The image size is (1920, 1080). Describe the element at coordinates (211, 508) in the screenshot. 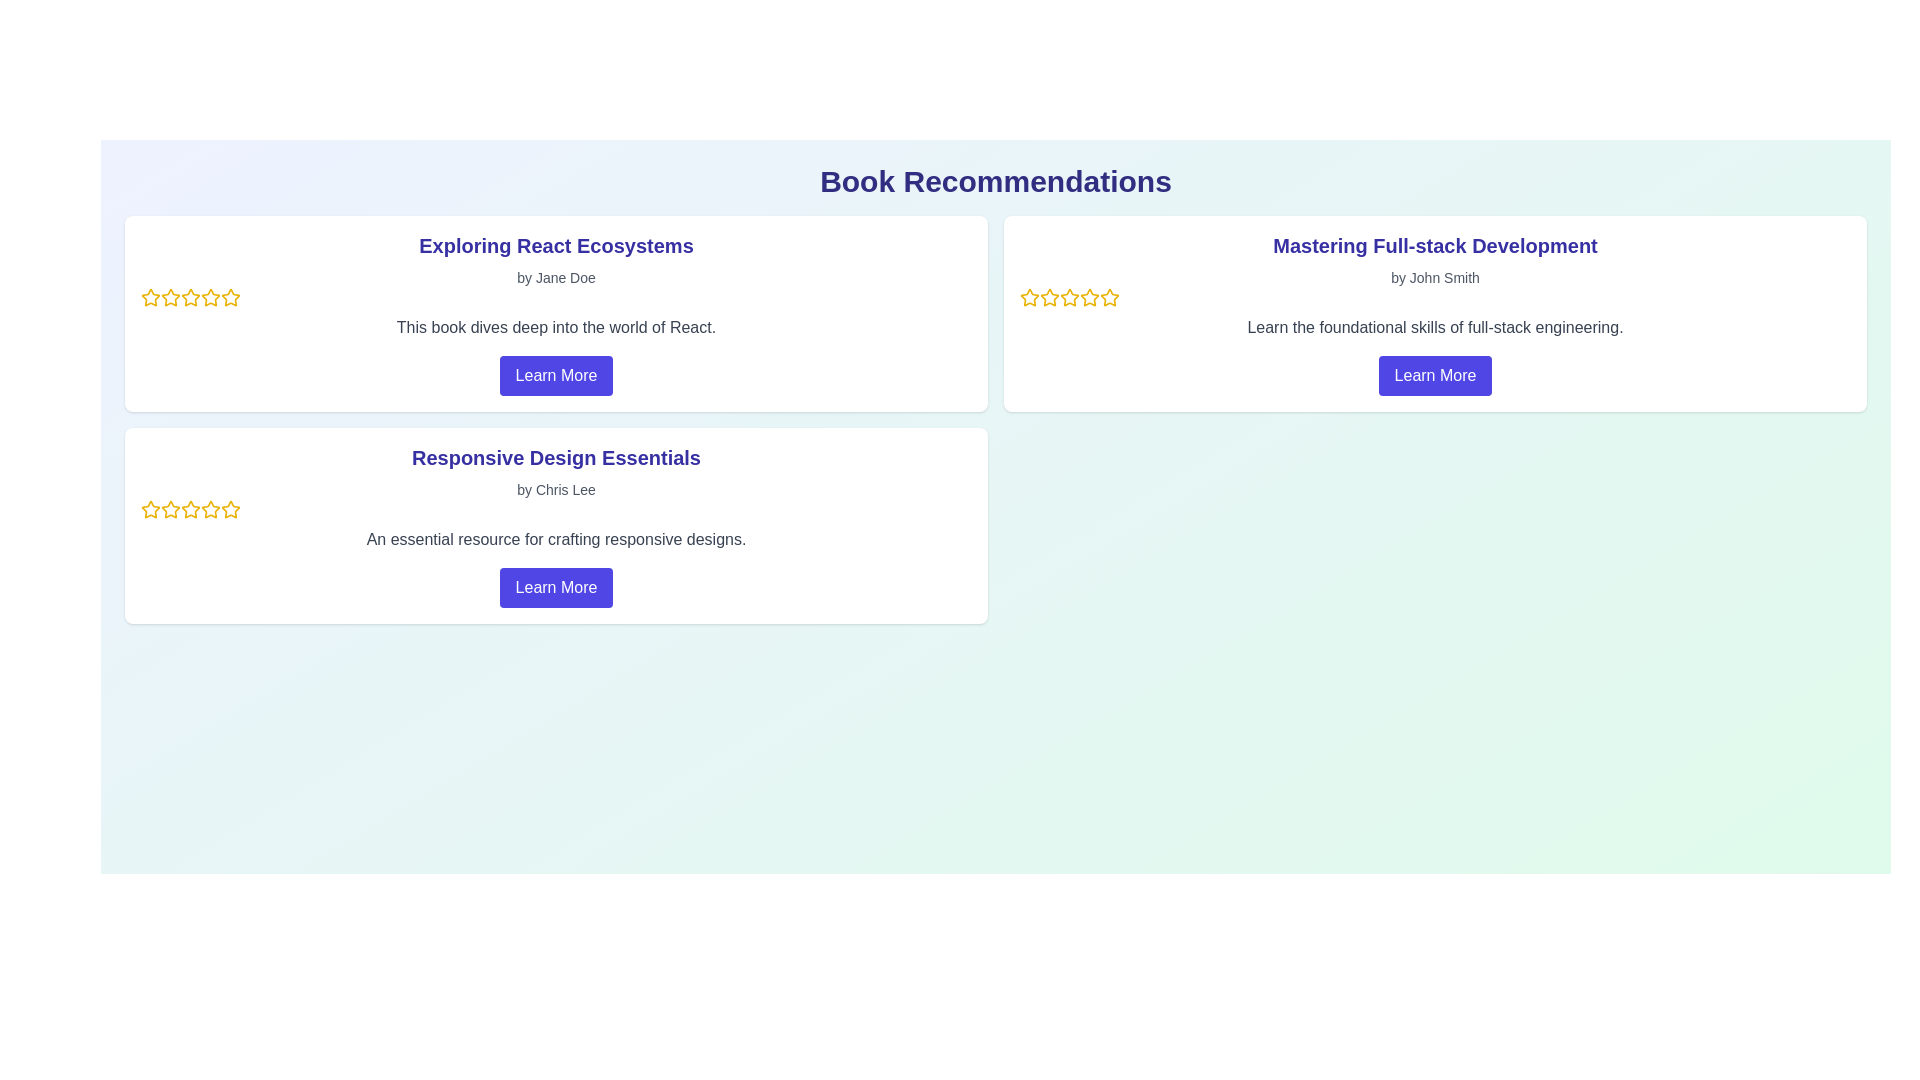

I see `the sixth star icon with a yellow outline in the 'Responsive Design Essentials' section to interact` at that location.